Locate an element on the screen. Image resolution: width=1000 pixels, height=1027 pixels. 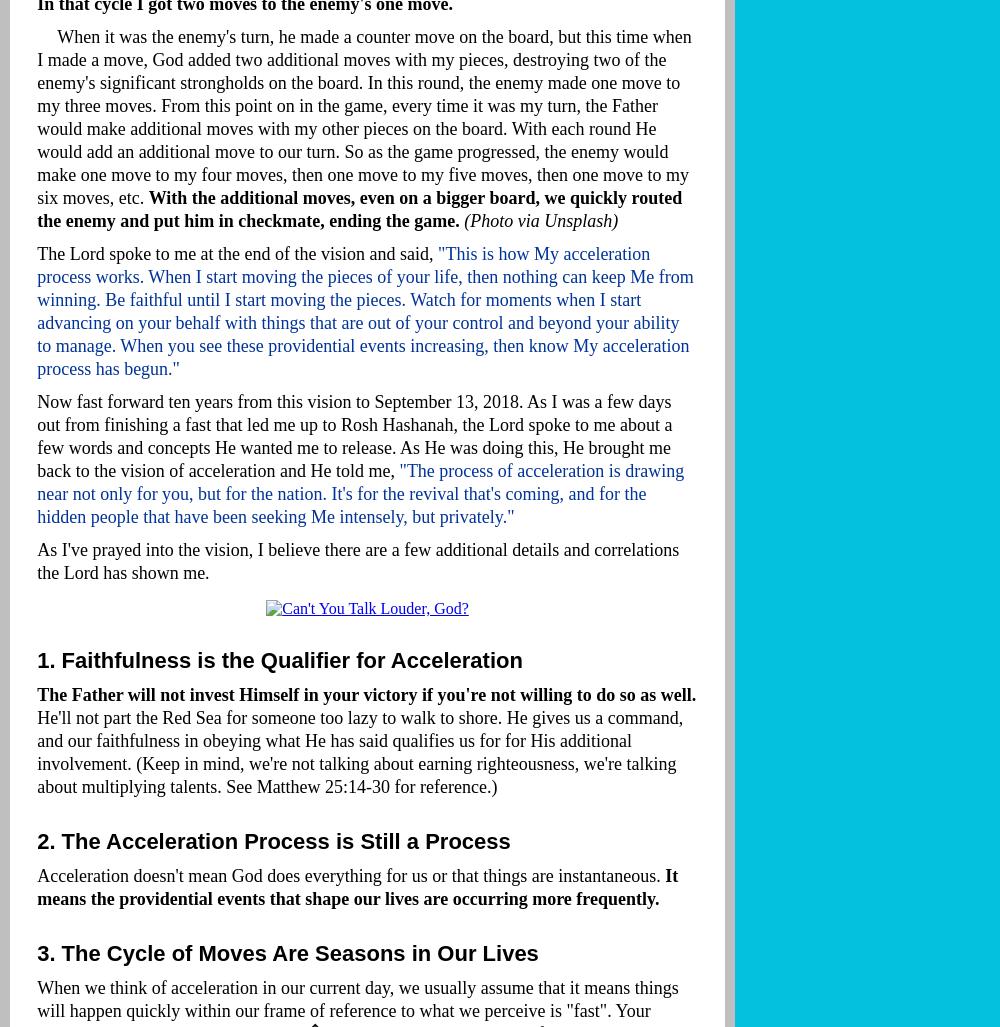
'(Photo via Unsplash)' is located at coordinates (541, 220).